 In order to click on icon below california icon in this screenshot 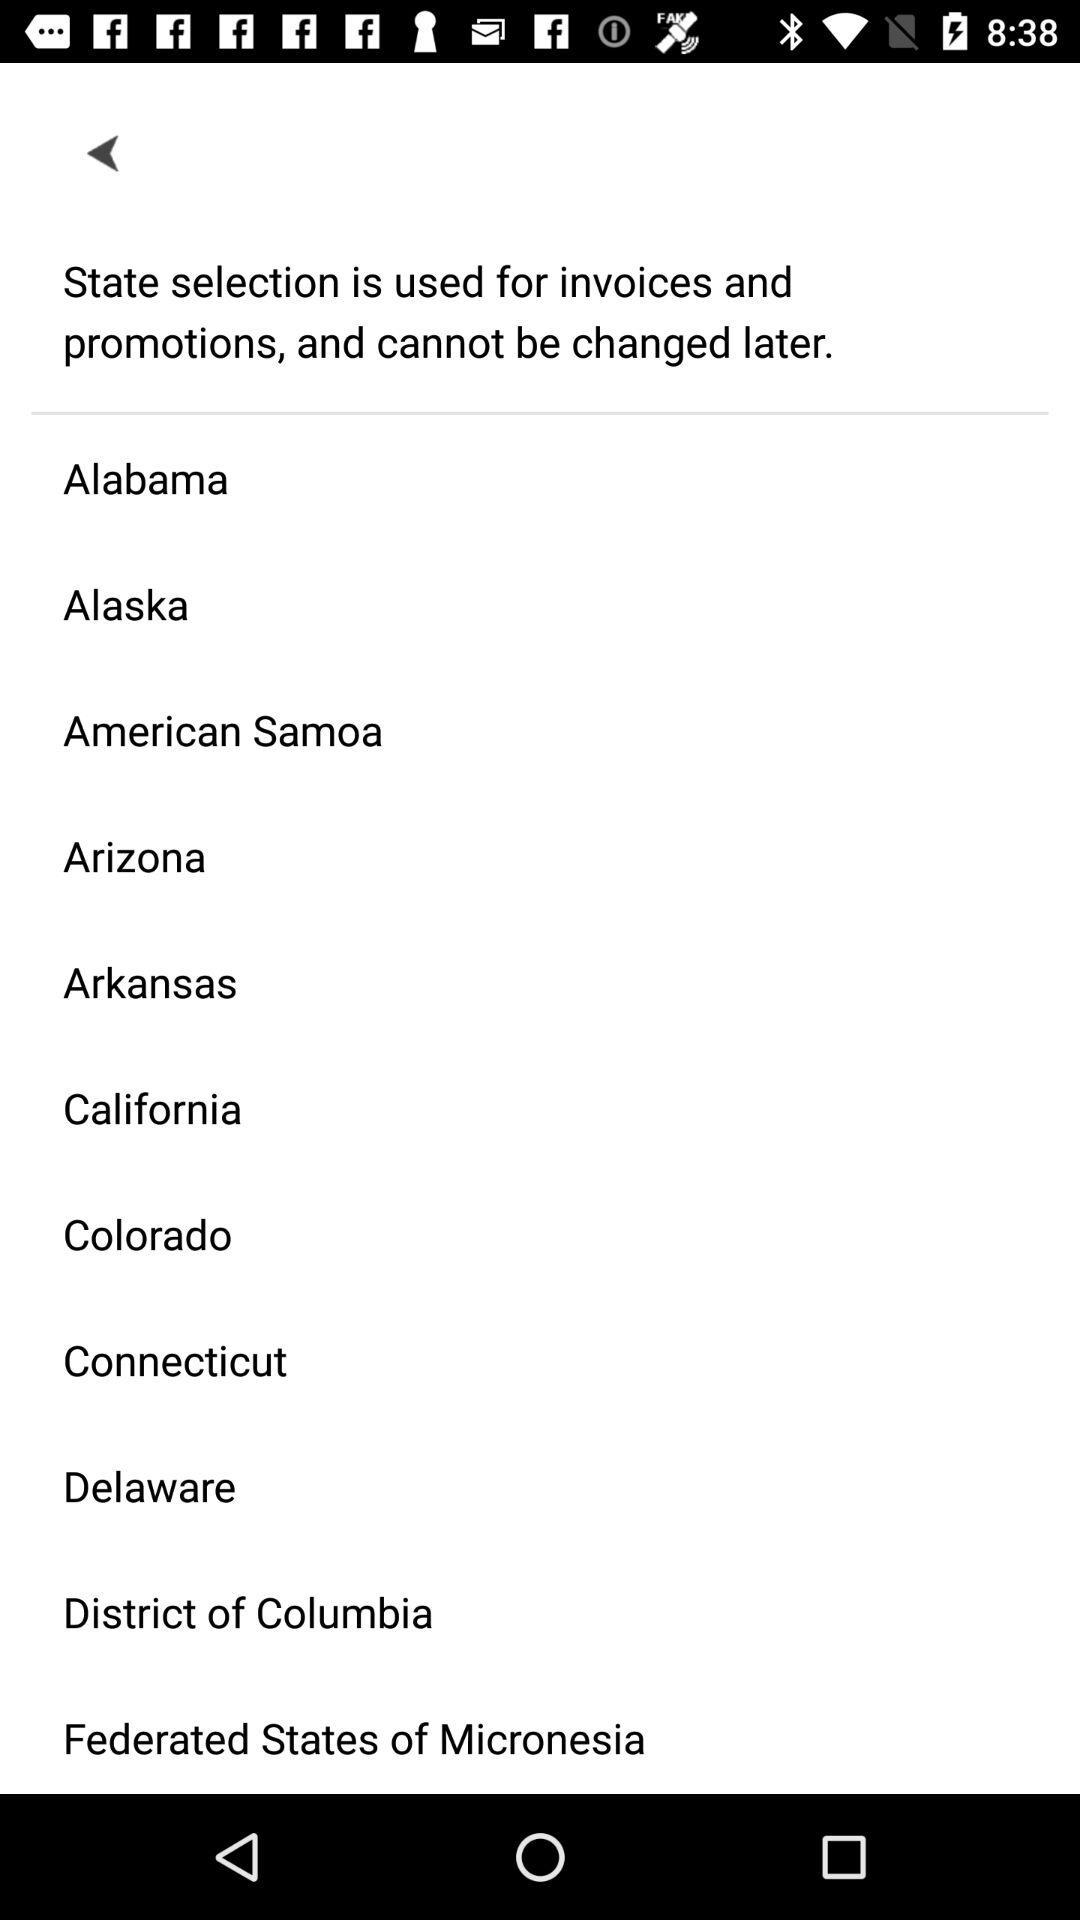, I will do `click(523, 1232)`.